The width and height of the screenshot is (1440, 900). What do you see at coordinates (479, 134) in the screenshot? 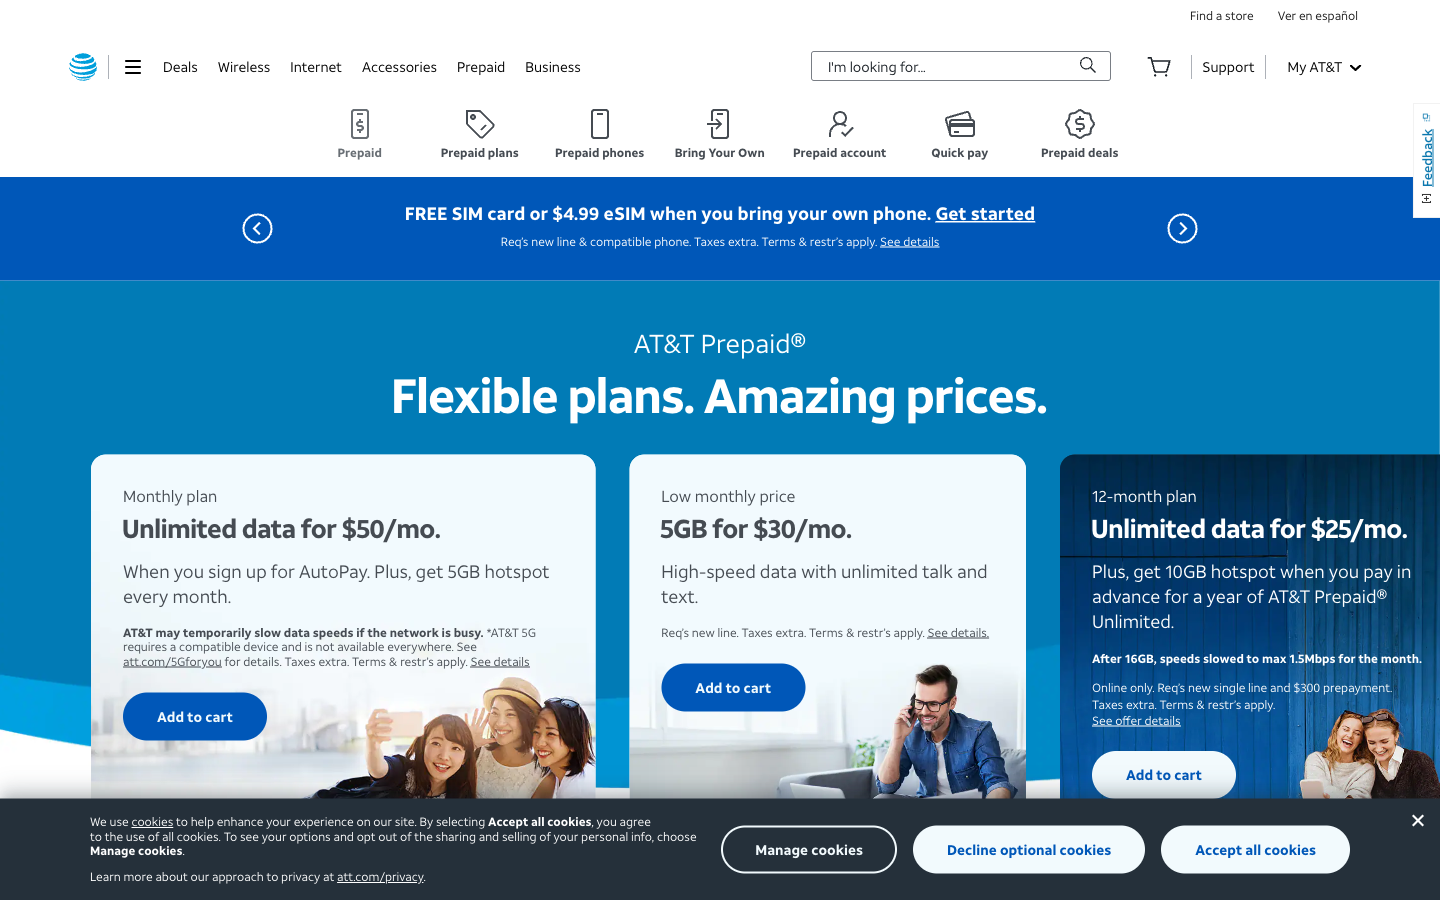
I see `the "Prepaid Plans" section` at bounding box center [479, 134].